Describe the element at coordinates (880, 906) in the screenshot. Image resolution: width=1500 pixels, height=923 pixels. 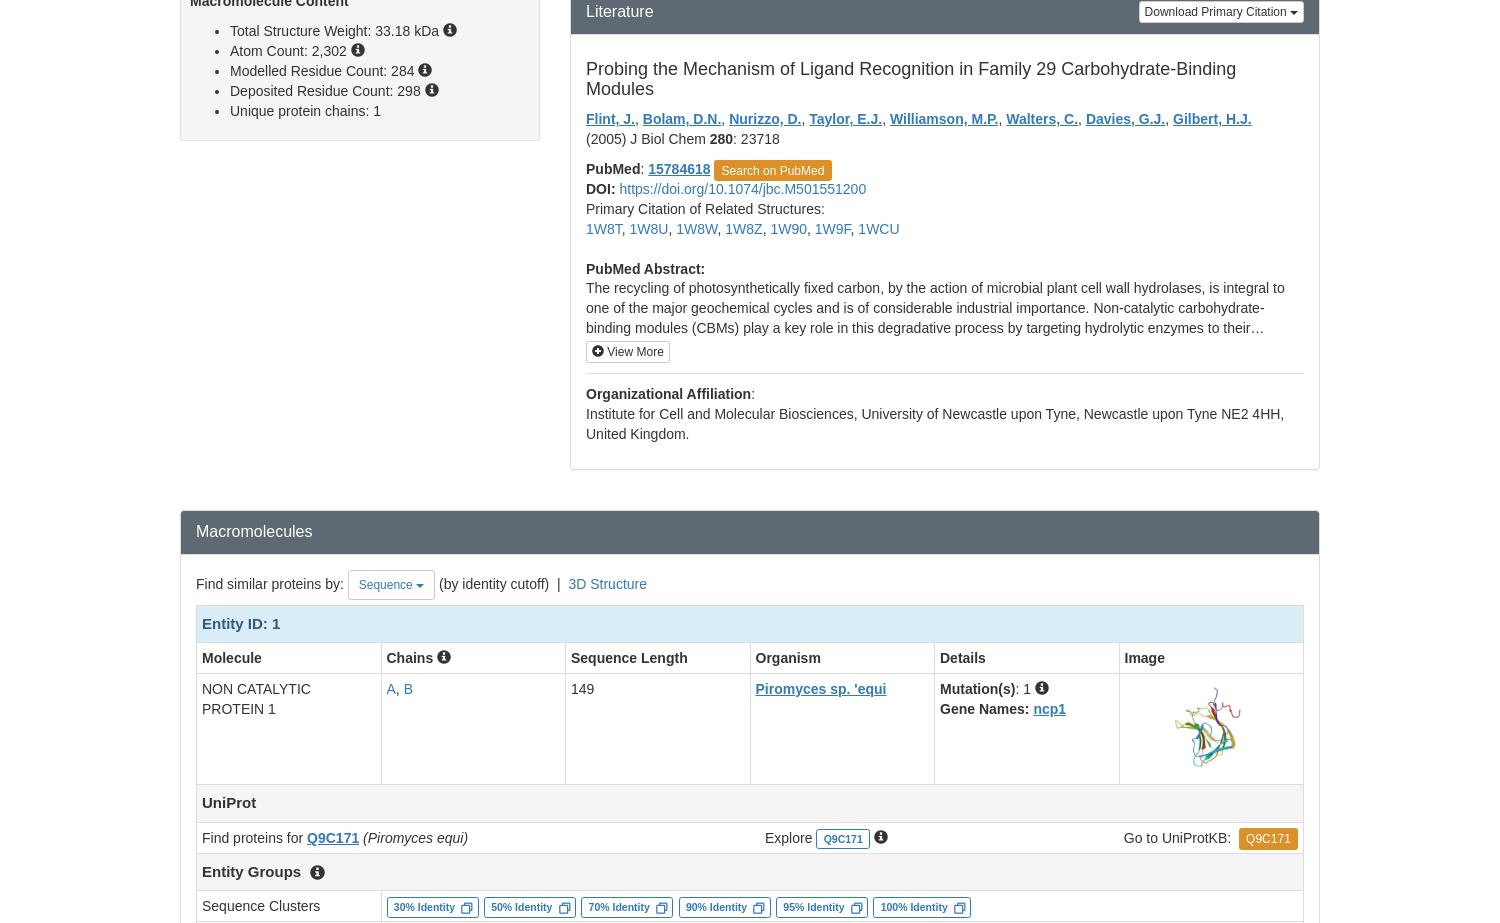
I see `'100% Identity'` at that location.